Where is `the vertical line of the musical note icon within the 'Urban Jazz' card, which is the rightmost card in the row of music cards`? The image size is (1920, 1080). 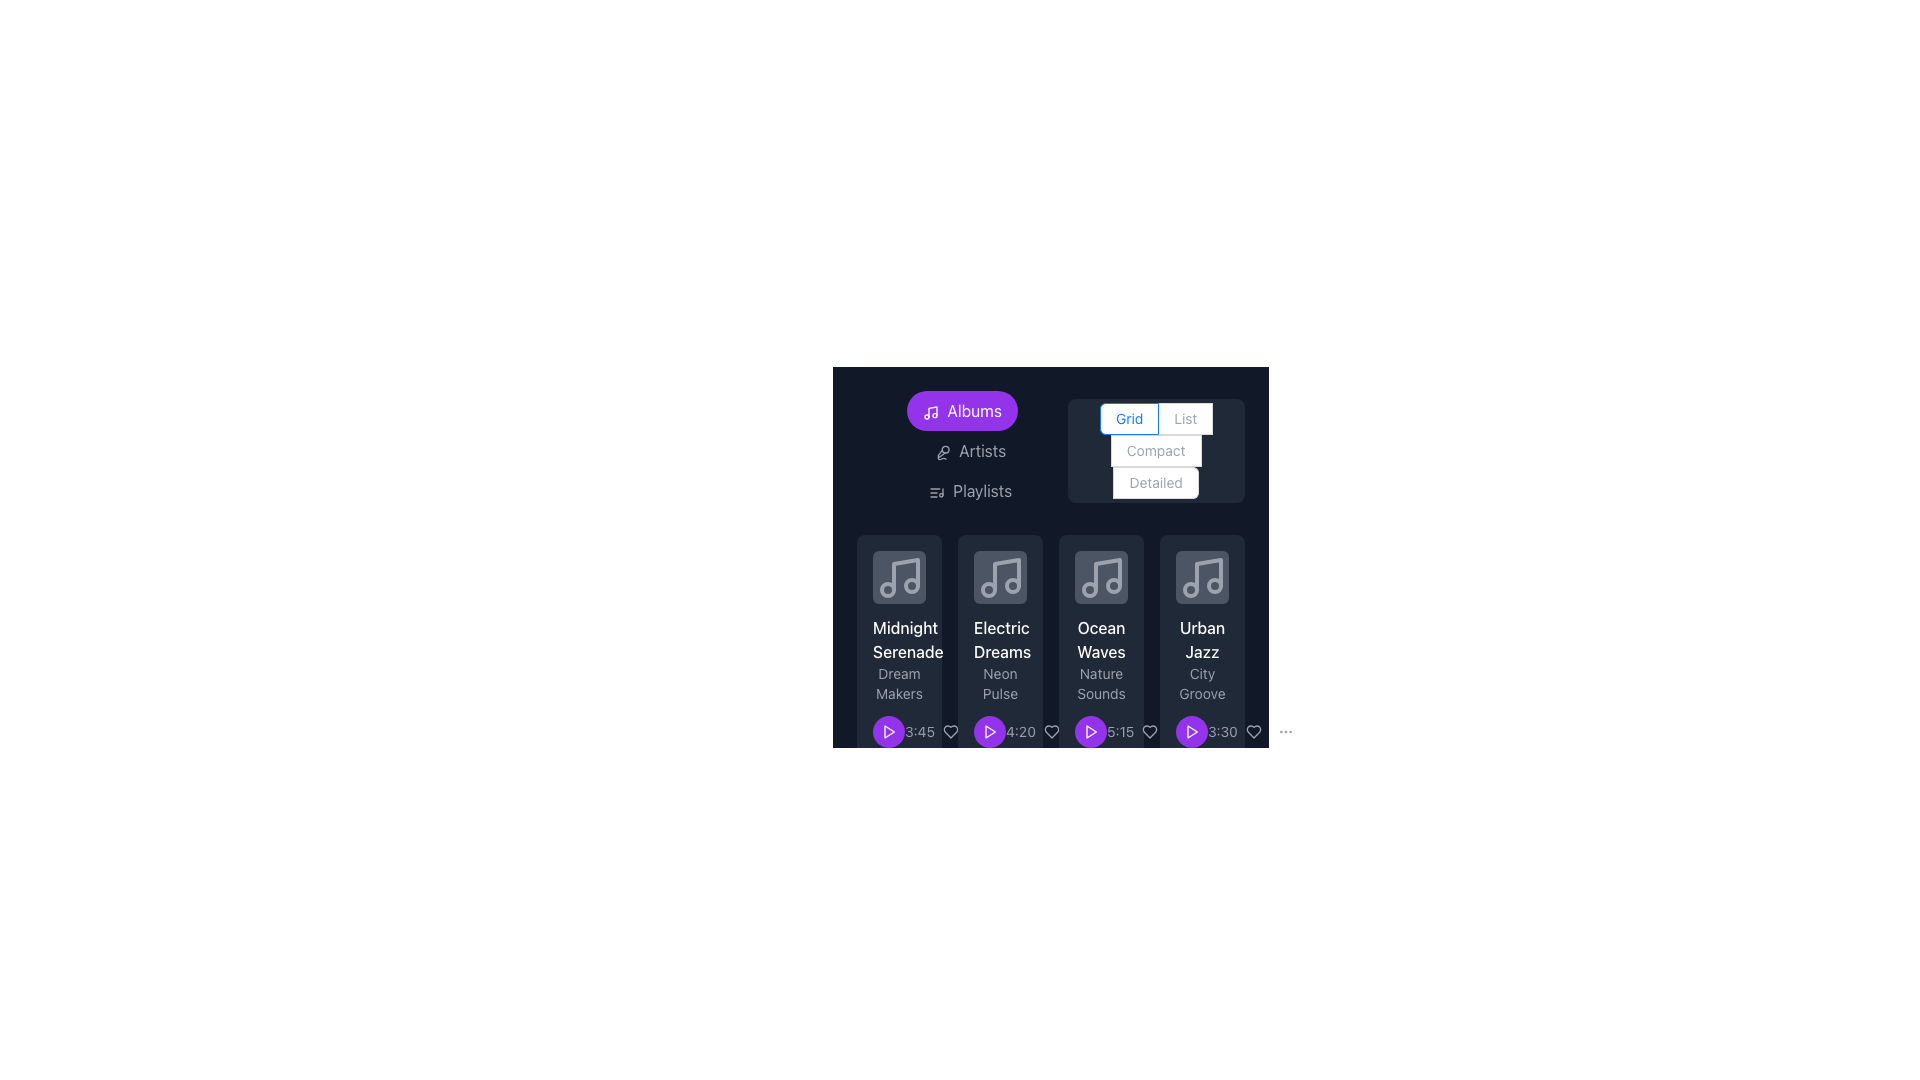
the vertical line of the musical note icon within the 'Urban Jazz' card, which is the rightmost card in the row of music cards is located at coordinates (1207, 574).